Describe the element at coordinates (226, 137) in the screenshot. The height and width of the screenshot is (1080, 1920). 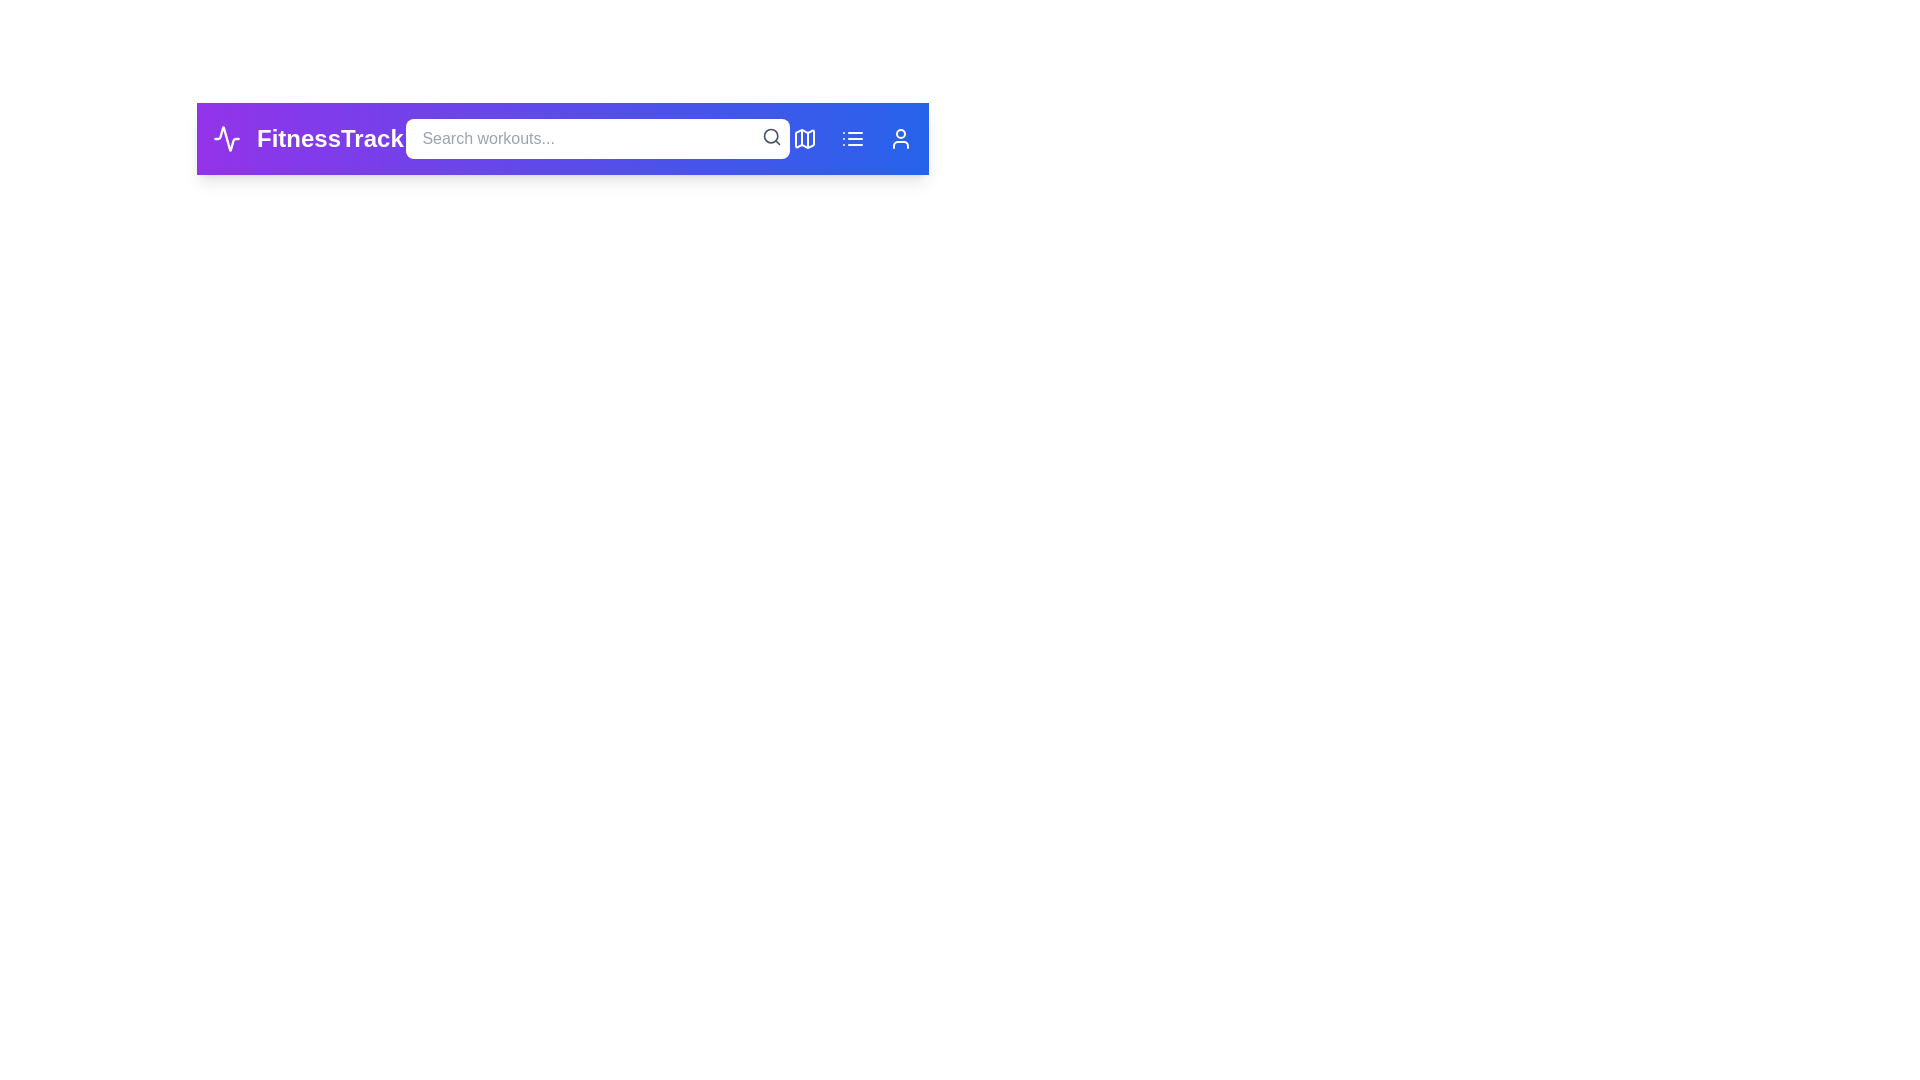
I see `the 'Fitness' icon in the app bar` at that location.